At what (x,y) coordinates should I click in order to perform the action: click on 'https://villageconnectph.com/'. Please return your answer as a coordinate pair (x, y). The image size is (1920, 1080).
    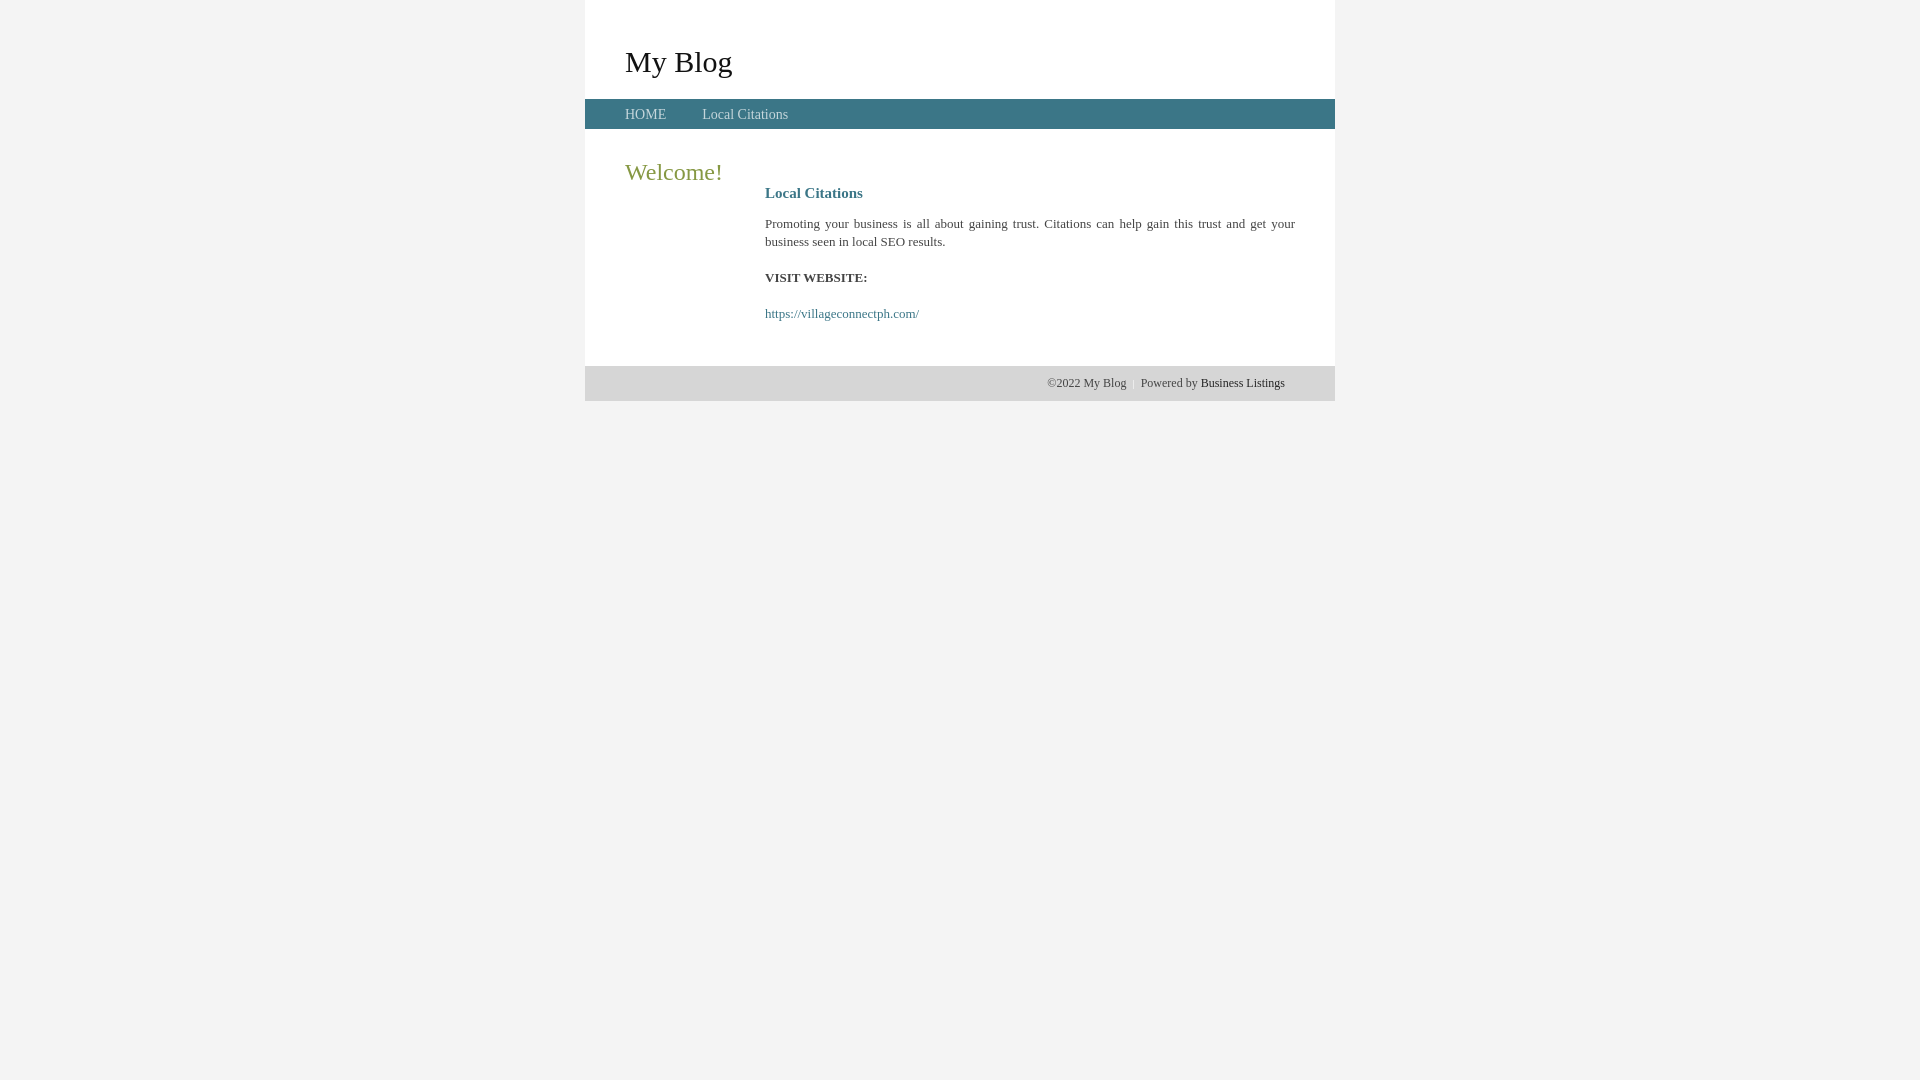
    Looking at the image, I should click on (841, 313).